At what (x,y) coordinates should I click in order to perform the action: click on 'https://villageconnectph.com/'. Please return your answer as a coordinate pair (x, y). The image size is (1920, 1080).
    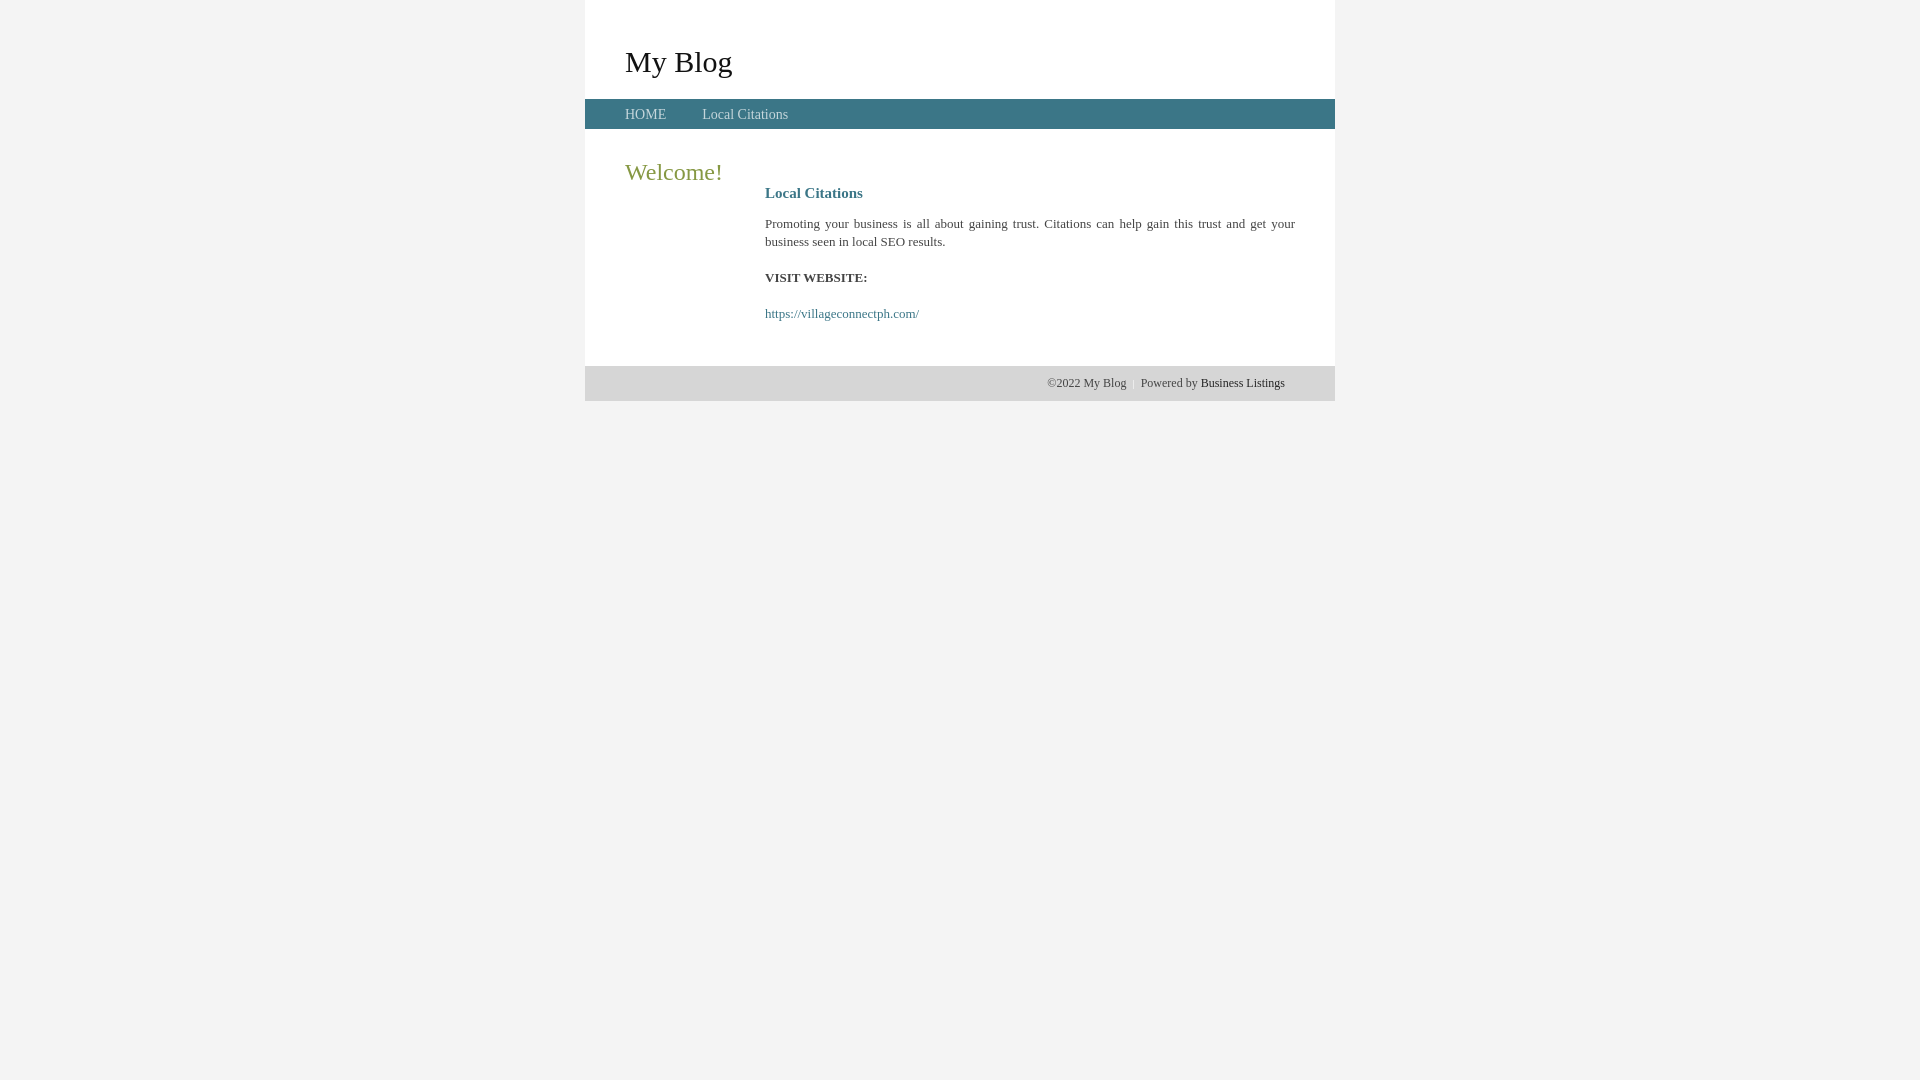
    Looking at the image, I should click on (841, 313).